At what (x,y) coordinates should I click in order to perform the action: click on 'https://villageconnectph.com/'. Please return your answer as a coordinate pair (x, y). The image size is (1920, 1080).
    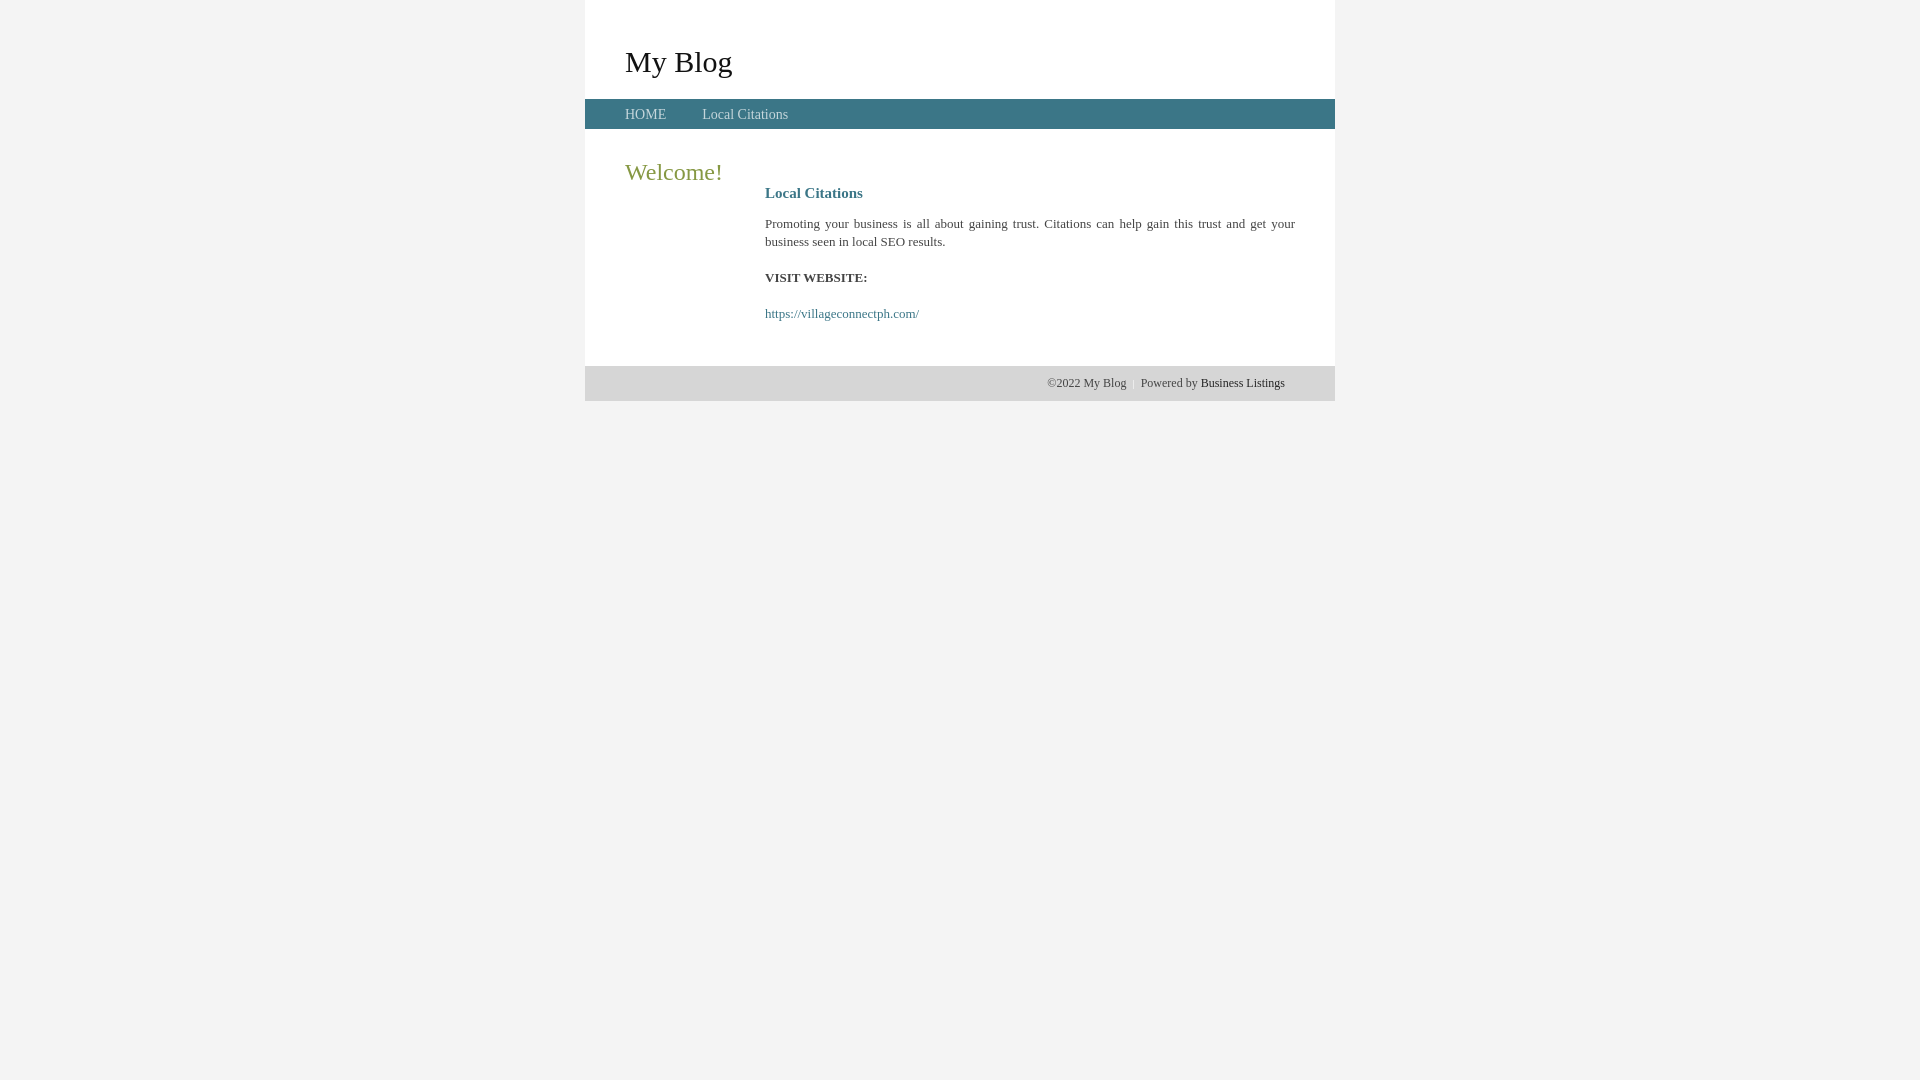
    Looking at the image, I should click on (841, 313).